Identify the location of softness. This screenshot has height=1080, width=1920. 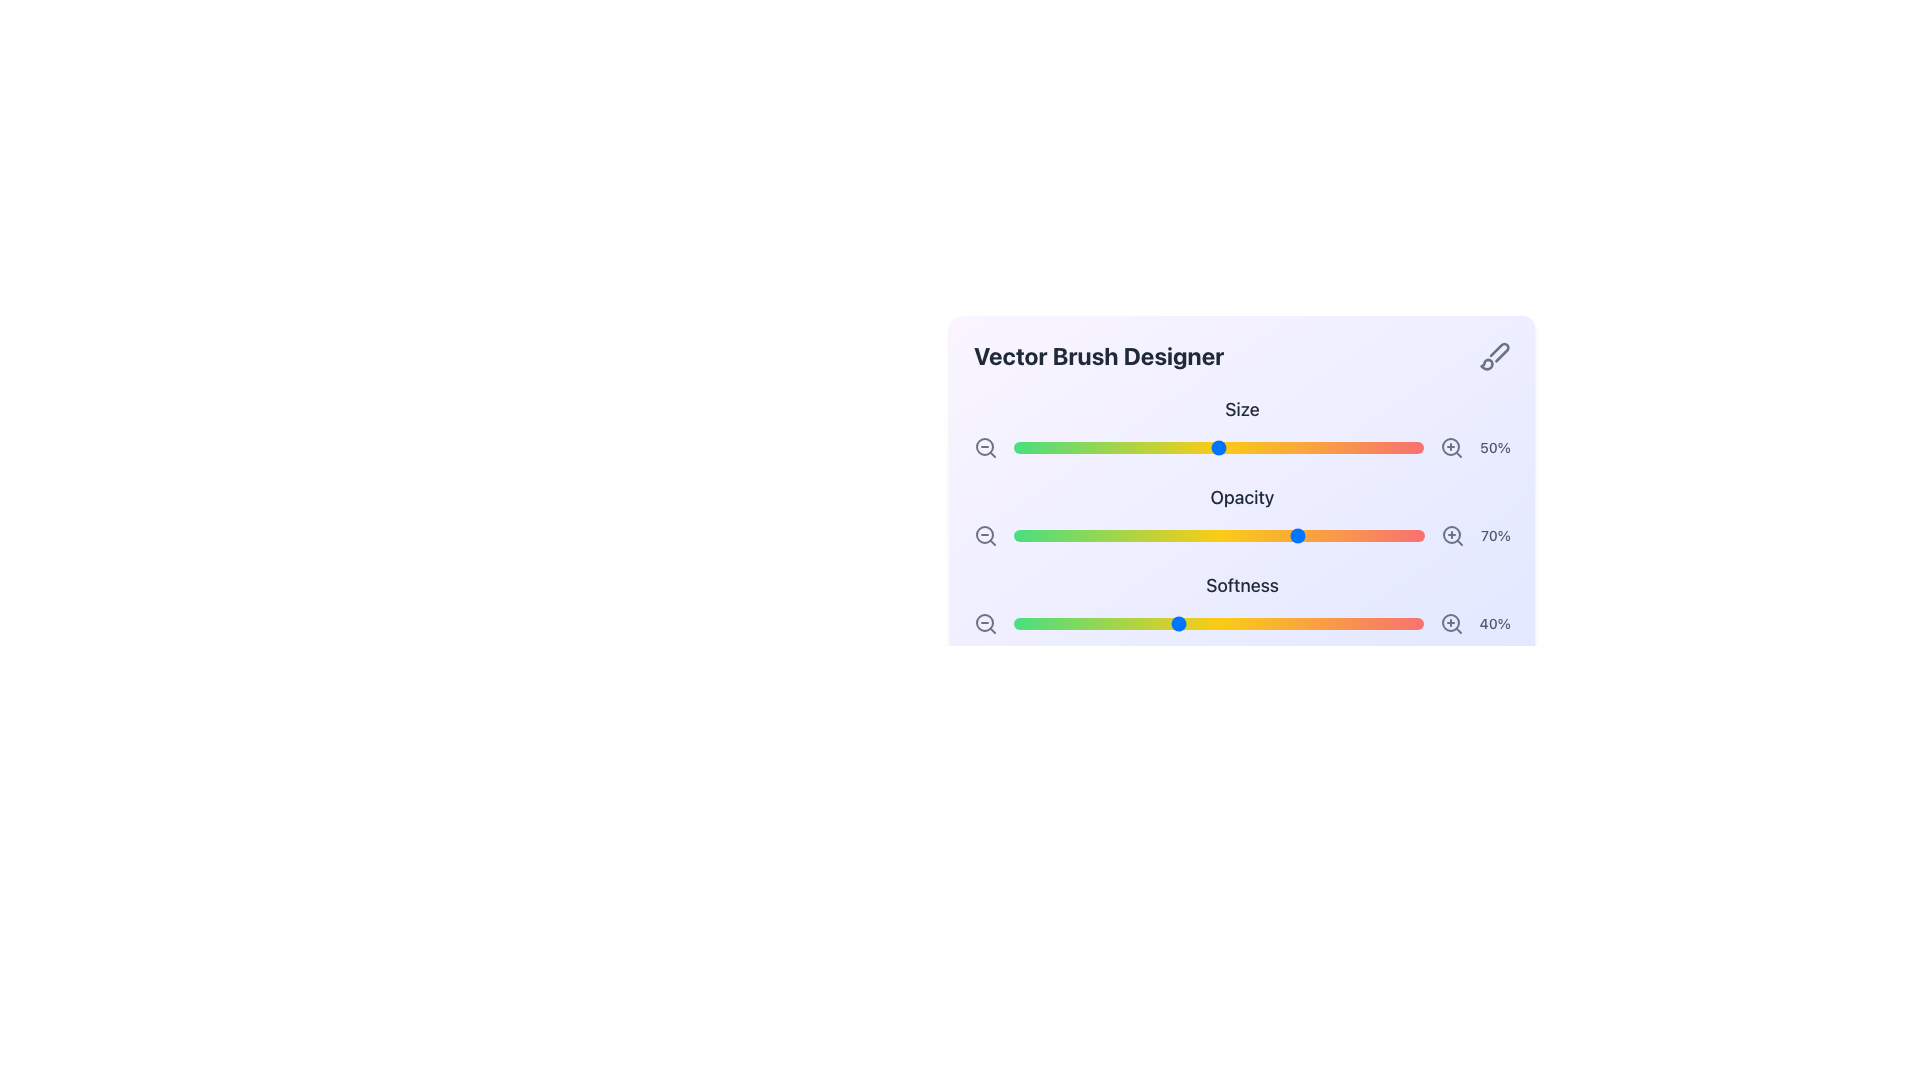
(1062, 623).